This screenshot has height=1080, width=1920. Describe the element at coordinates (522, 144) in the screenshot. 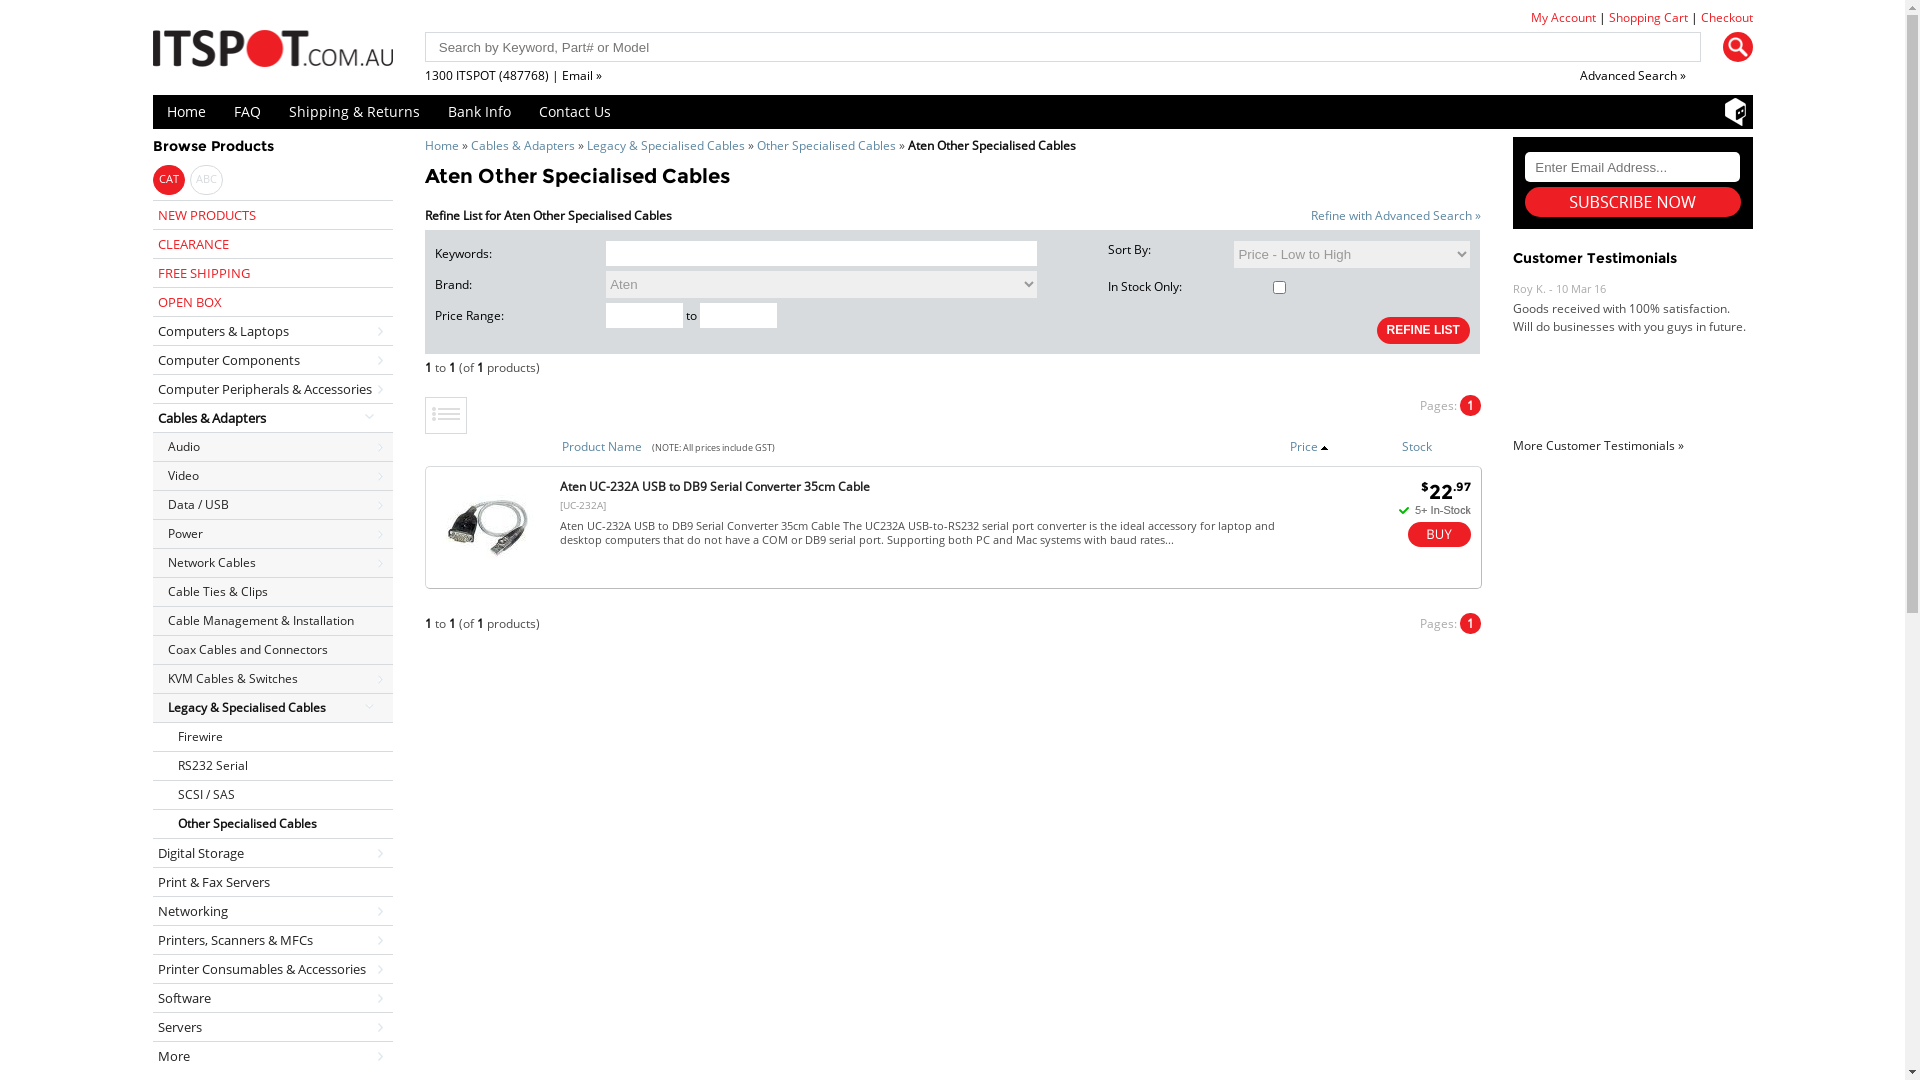

I see `'Cables & Adapters'` at that location.